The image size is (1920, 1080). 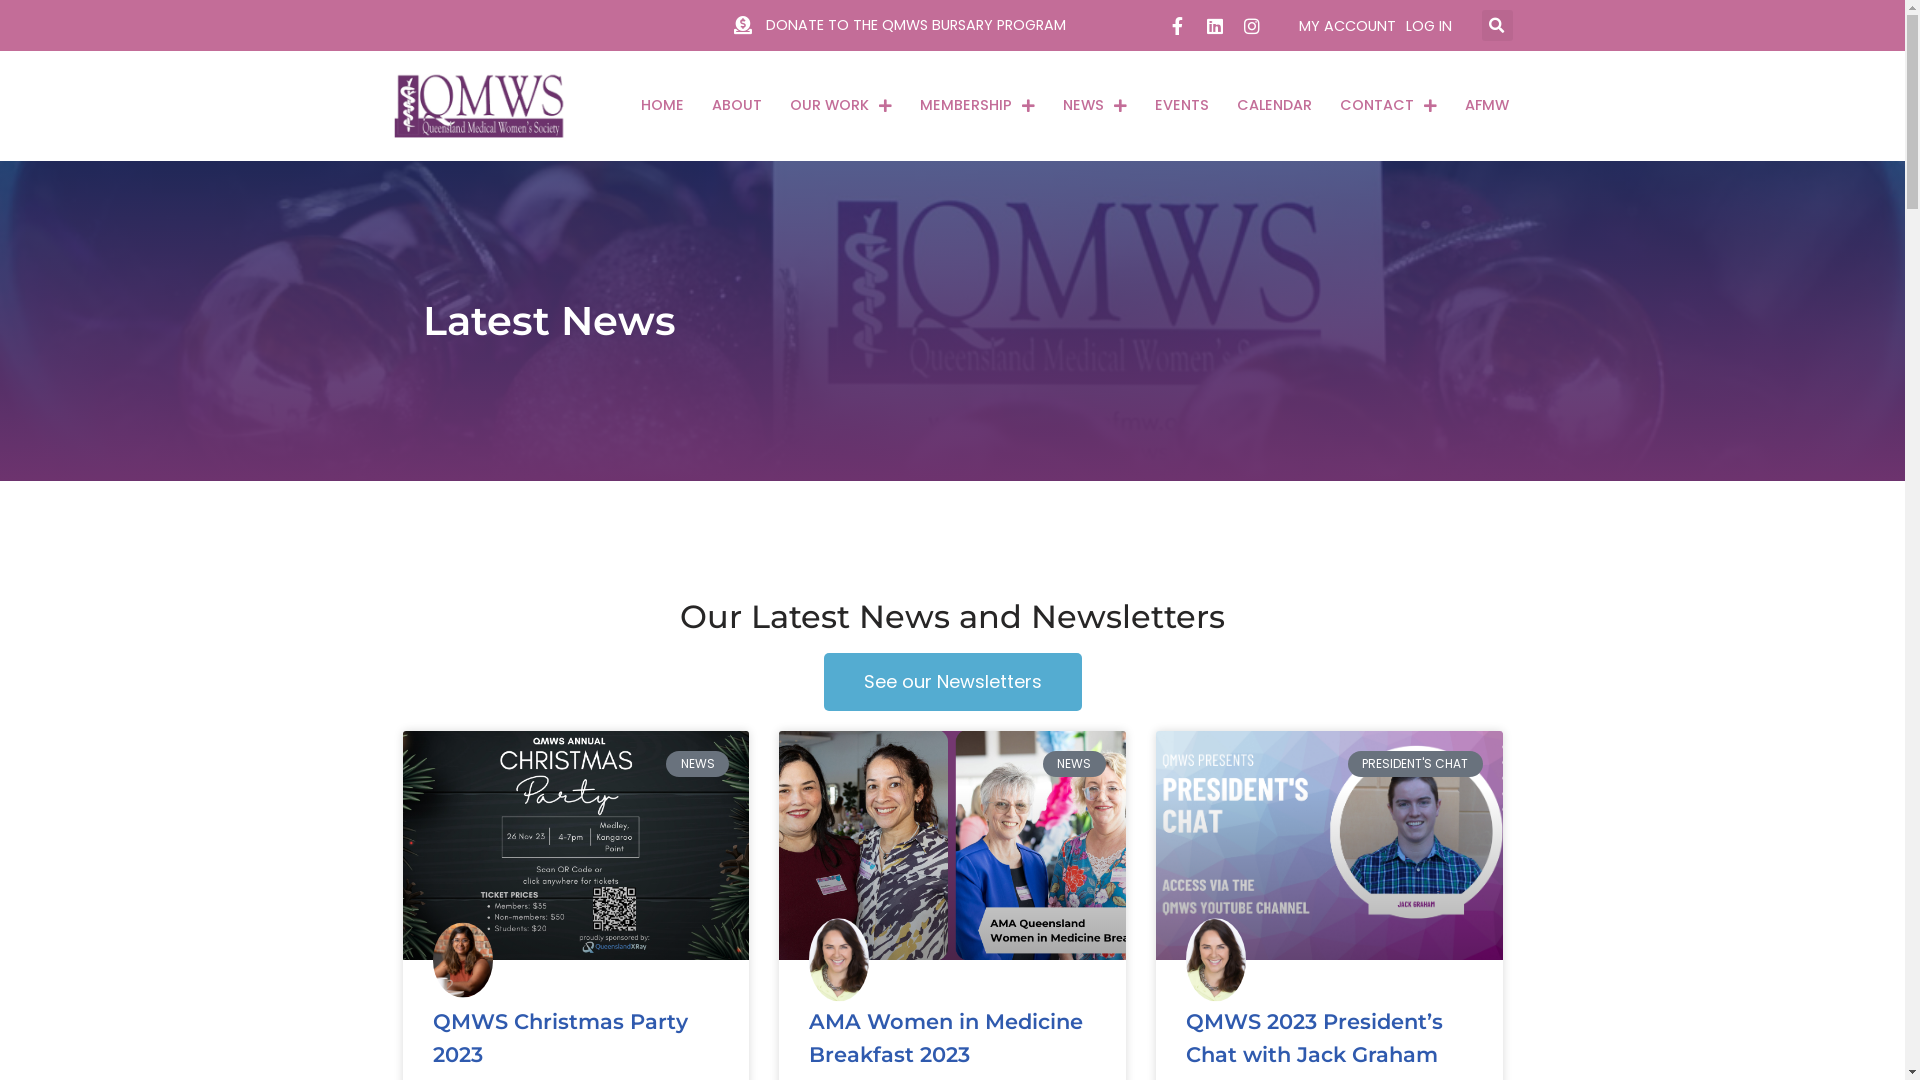 What do you see at coordinates (1428, 26) in the screenshot?
I see `'LOG IN'` at bounding box center [1428, 26].